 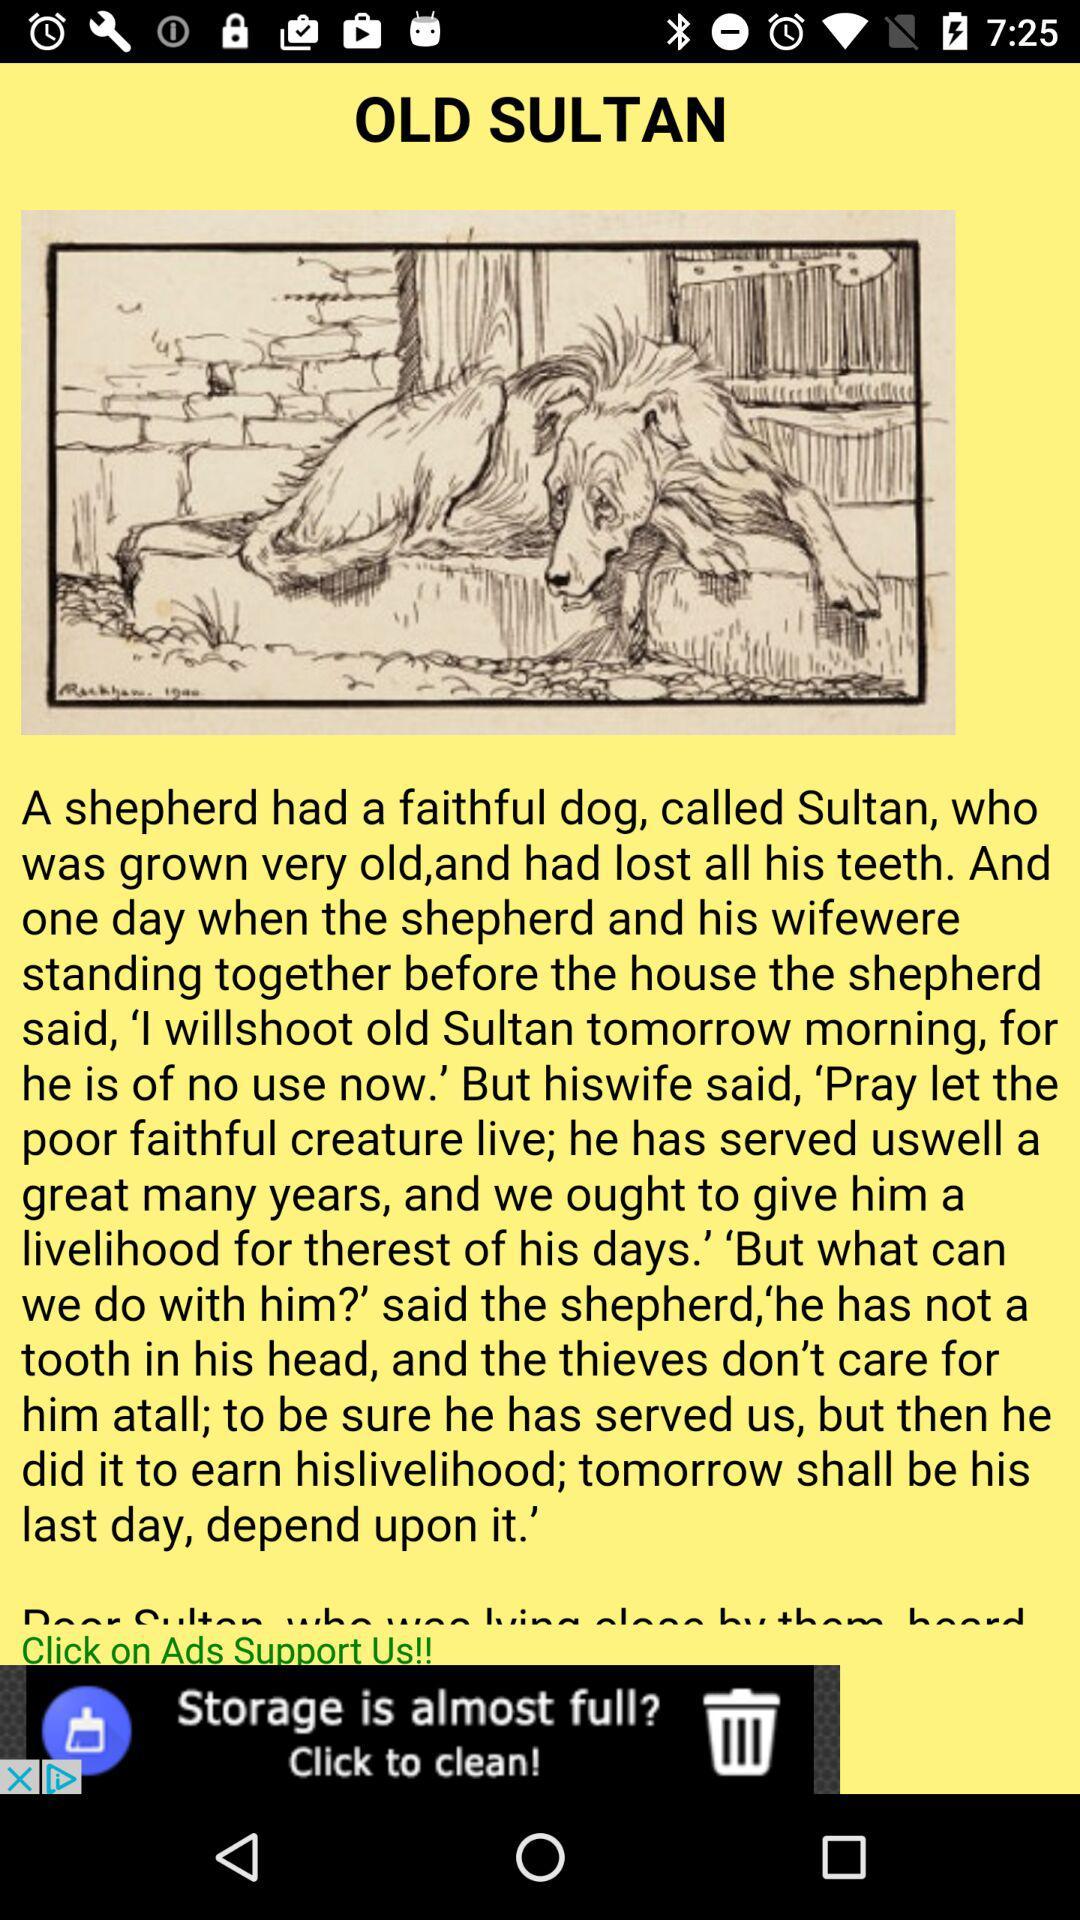 What do you see at coordinates (540, 843) in the screenshot?
I see `all` at bounding box center [540, 843].